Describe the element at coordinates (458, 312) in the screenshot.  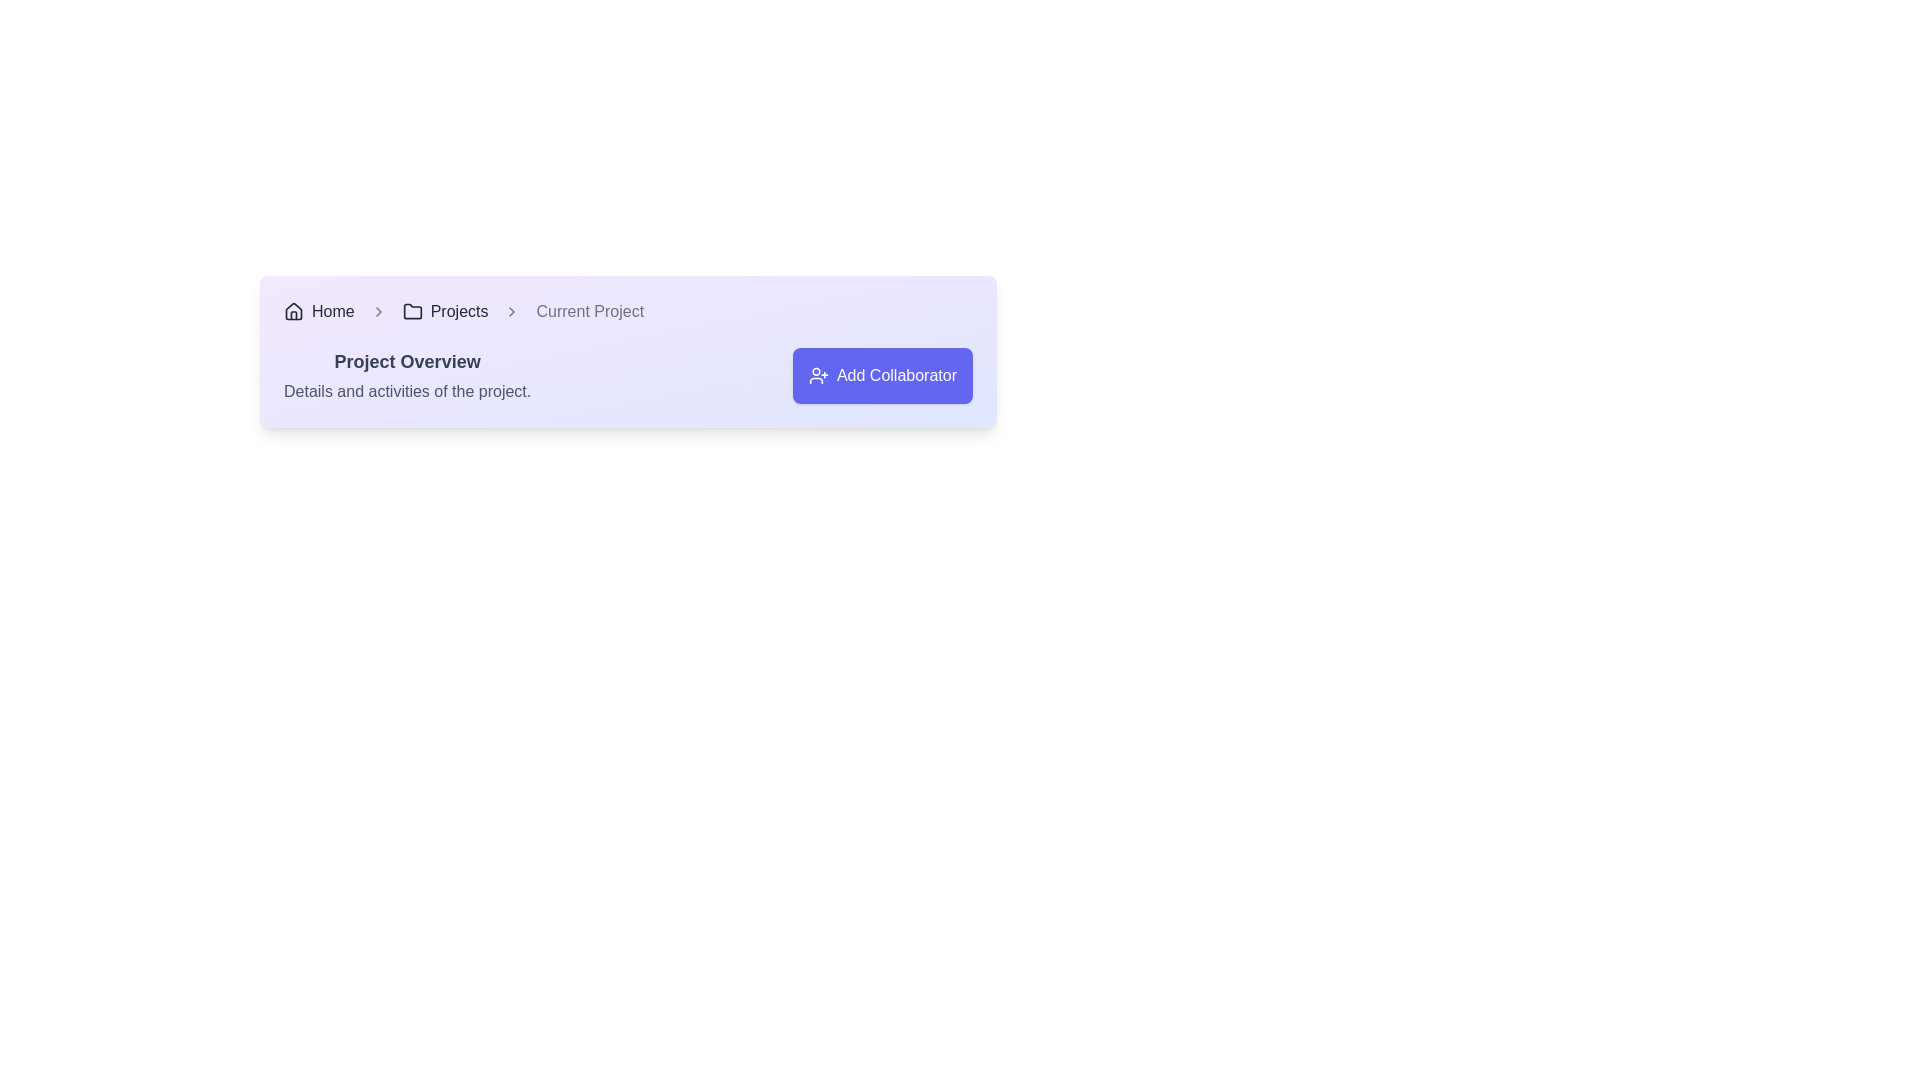
I see `the 'Projects' hyperlink in the breadcrumb navigation bar` at that location.